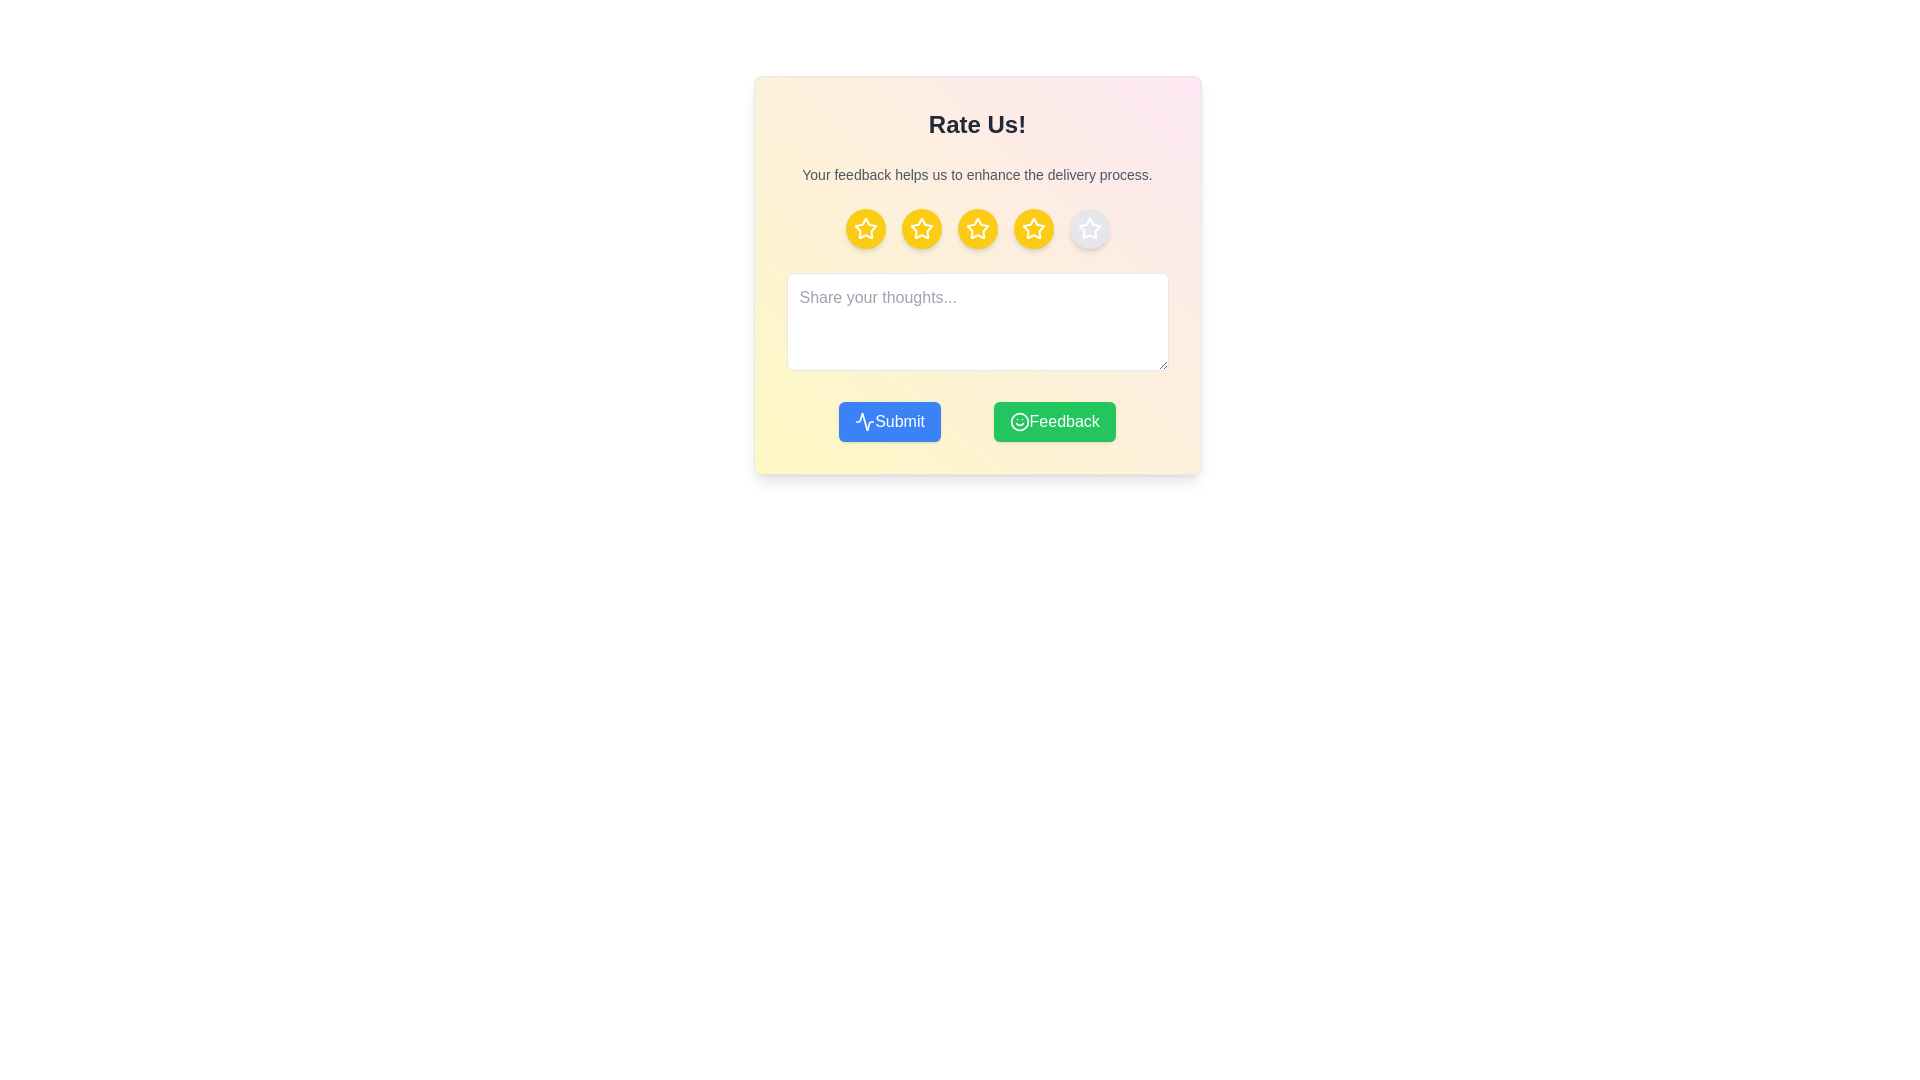  What do you see at coordinates (977, 227) in the screenshot?
I see `the rating to 3 stars by clicking on the corresponding star` at bounding box center [977, 227].